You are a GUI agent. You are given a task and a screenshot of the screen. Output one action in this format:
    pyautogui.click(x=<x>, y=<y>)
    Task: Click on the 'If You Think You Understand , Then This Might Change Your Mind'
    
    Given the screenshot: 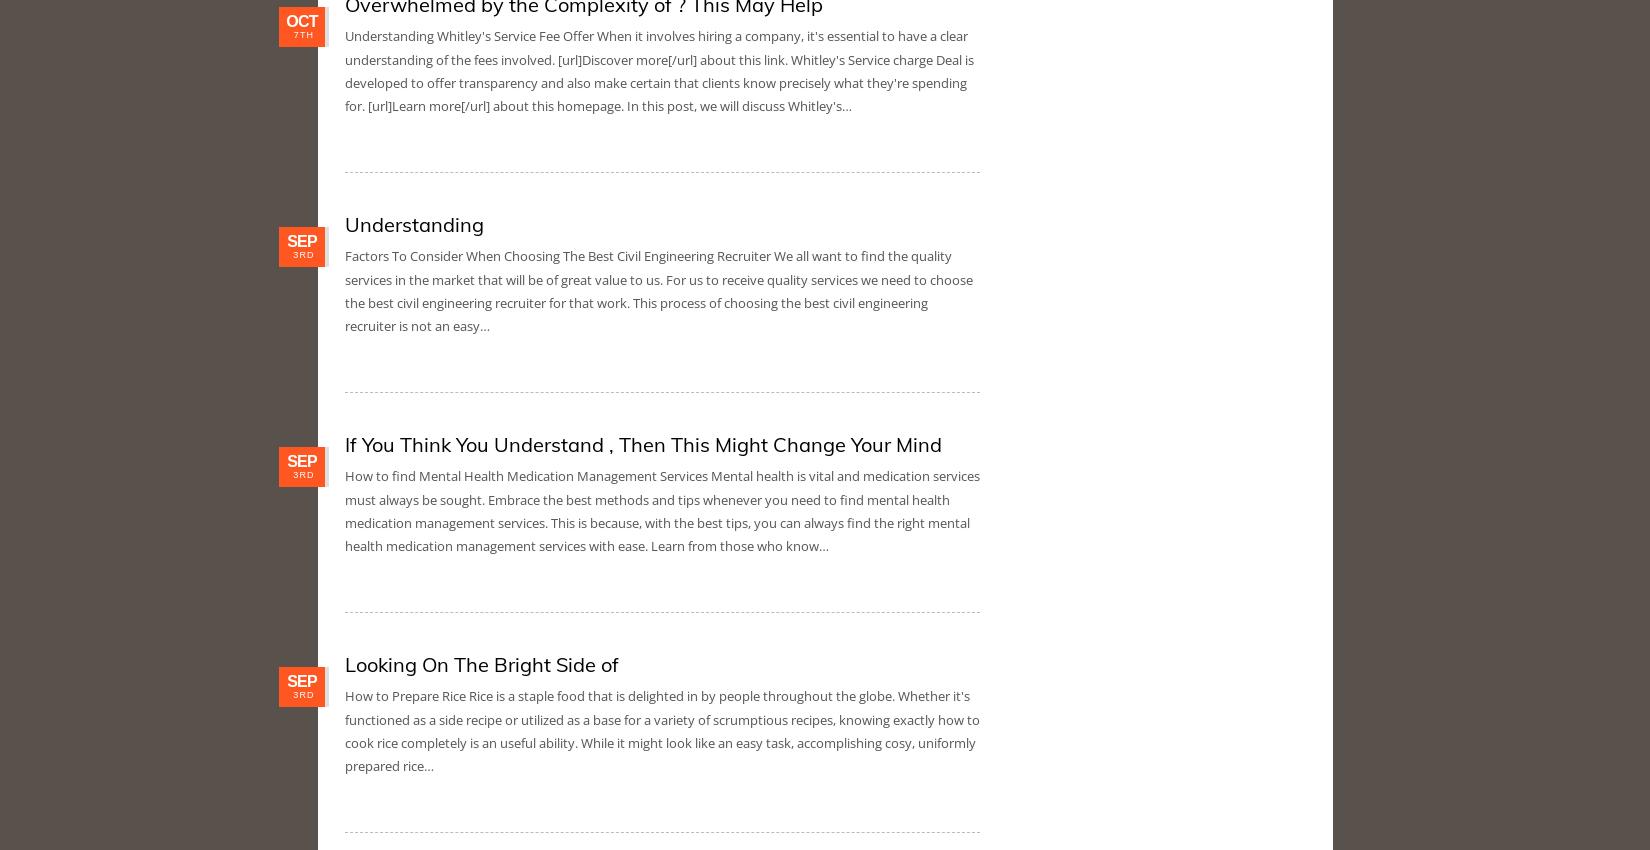 What is the action you would take?
    pyautogui.click(x=345, y=443)
    